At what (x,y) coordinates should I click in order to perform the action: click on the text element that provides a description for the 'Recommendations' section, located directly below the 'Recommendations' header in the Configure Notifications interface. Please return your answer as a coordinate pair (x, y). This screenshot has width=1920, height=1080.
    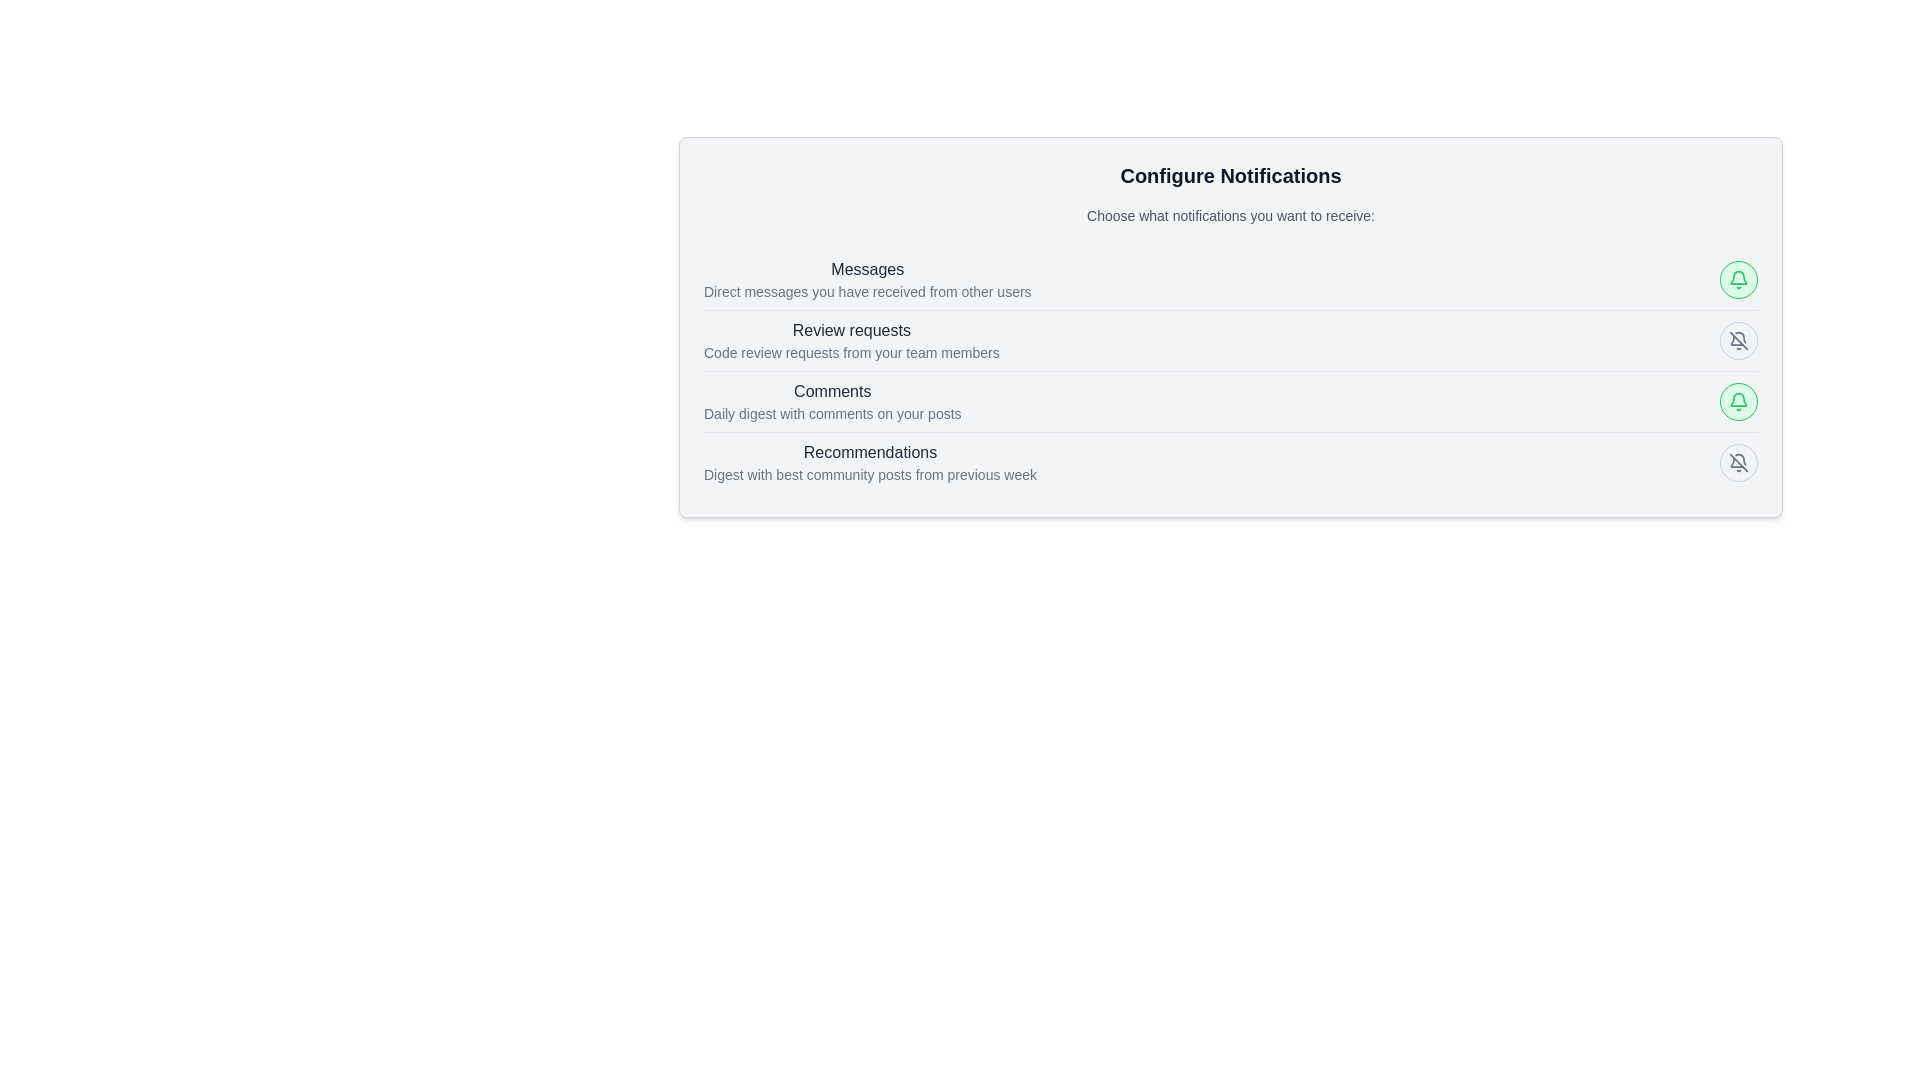
    Looking at the image, I should click on (870, 474).